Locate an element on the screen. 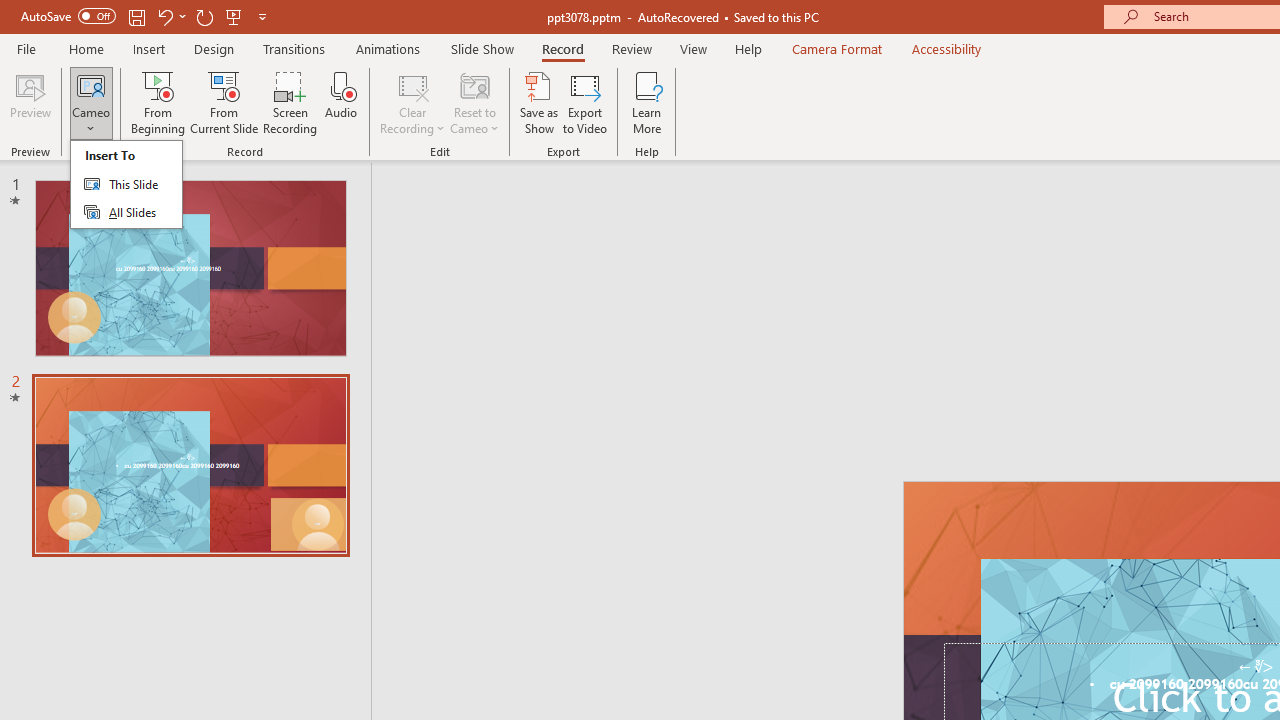  'From Beginning...' is located at coordinates (157, 103).